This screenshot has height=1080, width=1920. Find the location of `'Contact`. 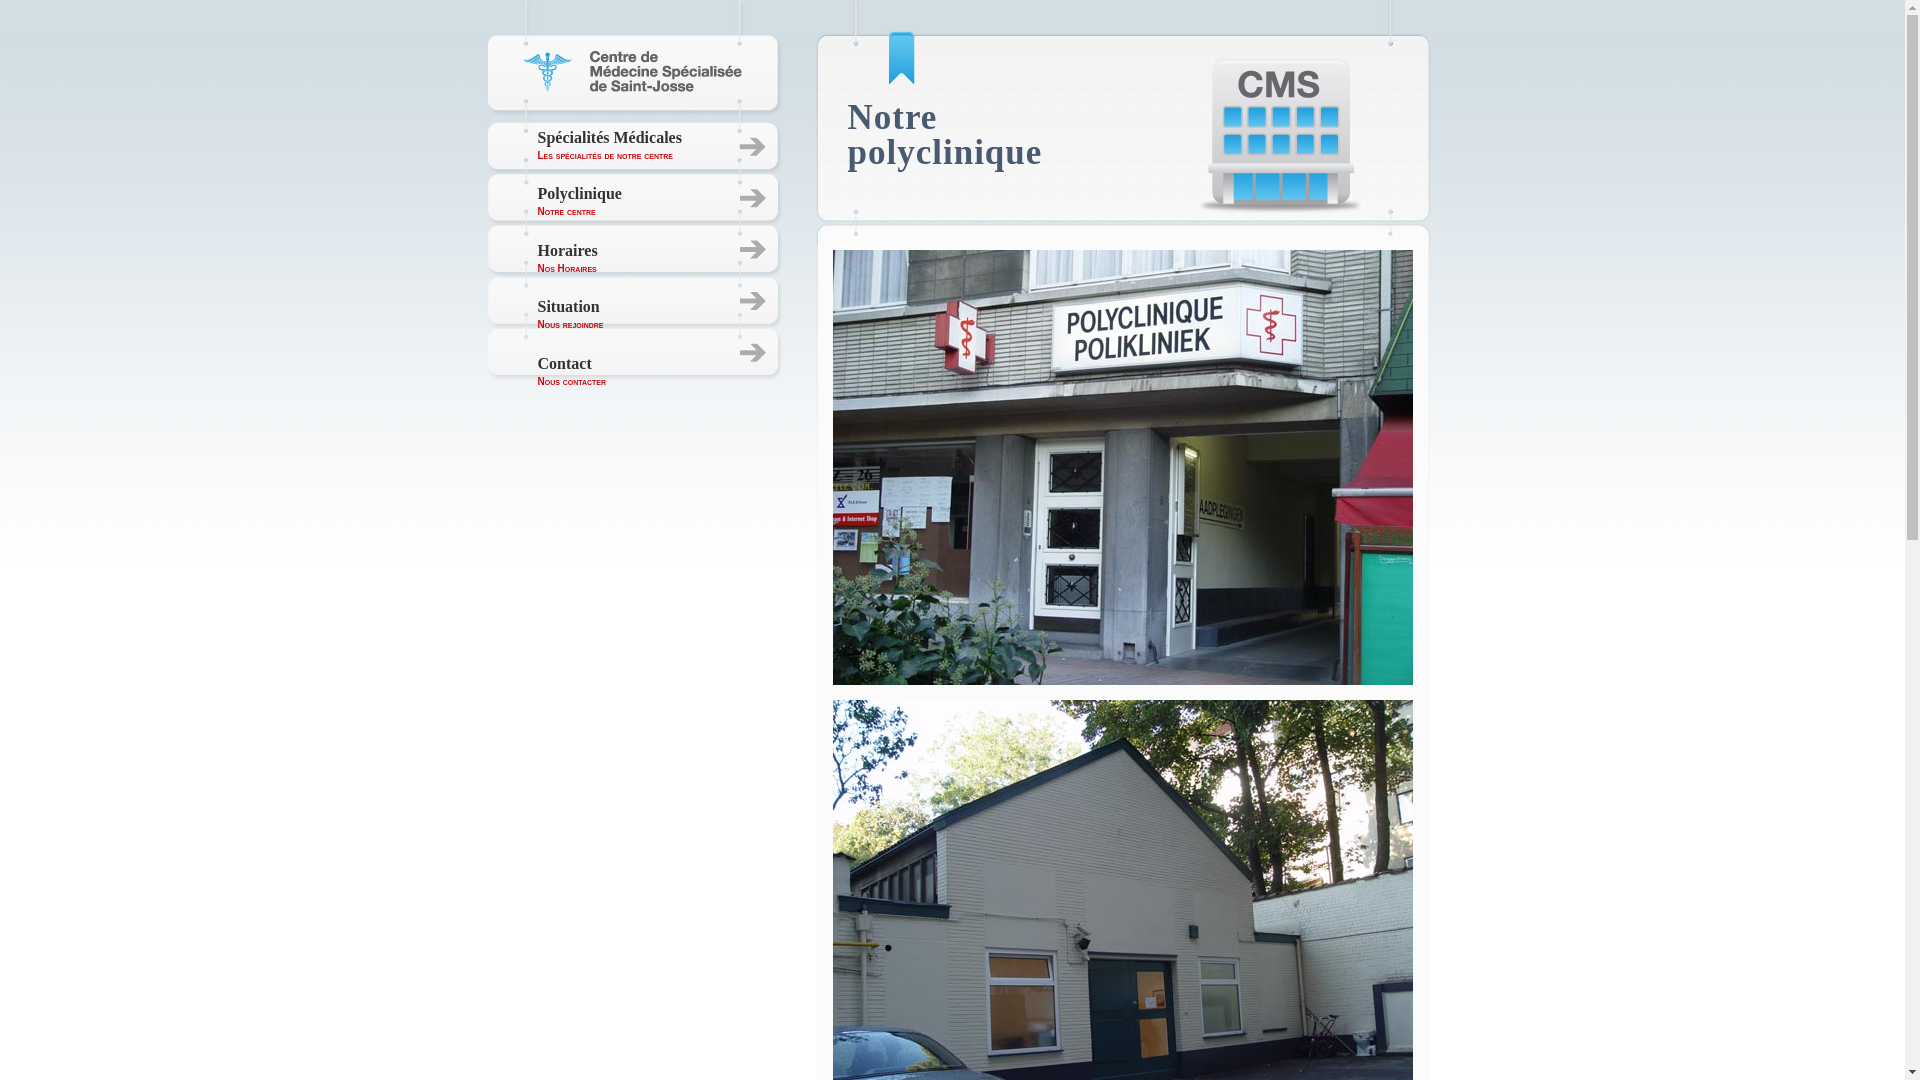

'Contact is located at coordinates (571, 371).